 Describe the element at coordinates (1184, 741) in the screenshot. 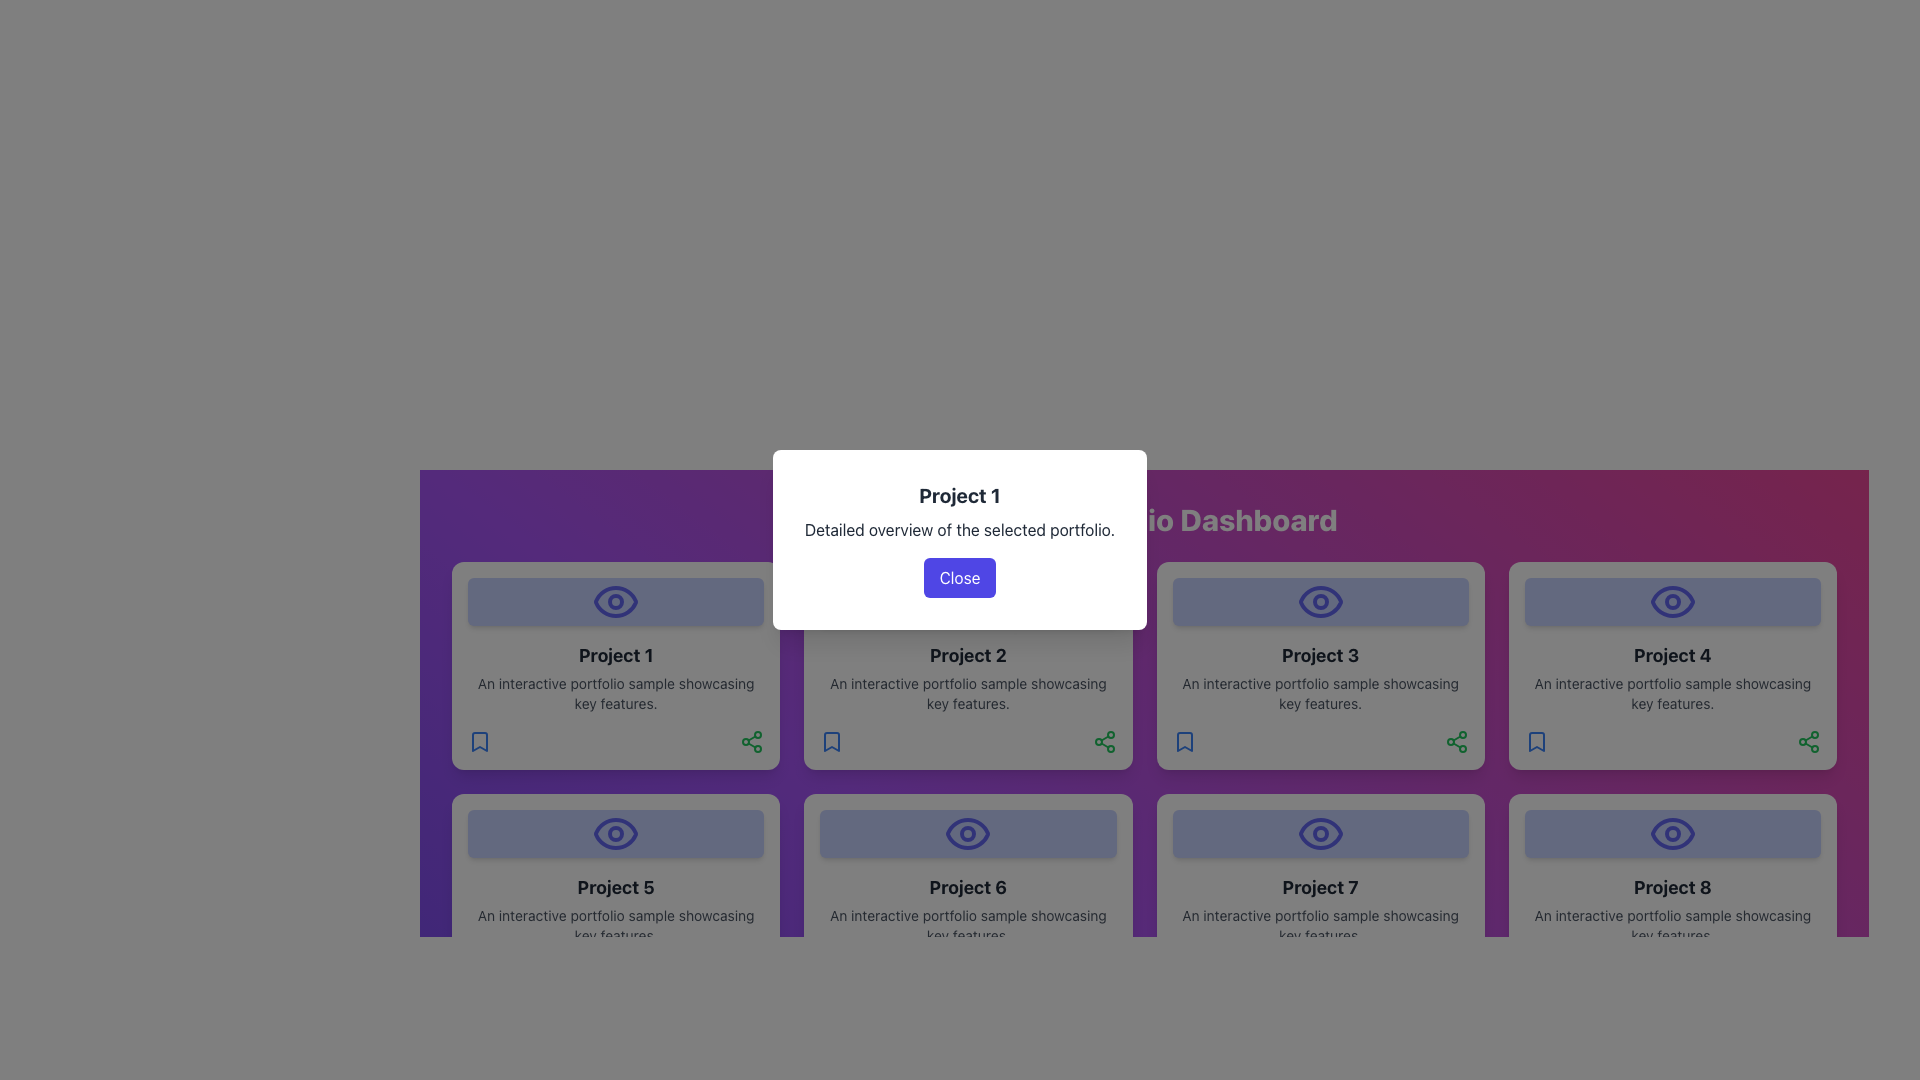

I see `the bookmark icon located at the bottom-left corner of the third card from the left in the top row of the grid layout` at that location.